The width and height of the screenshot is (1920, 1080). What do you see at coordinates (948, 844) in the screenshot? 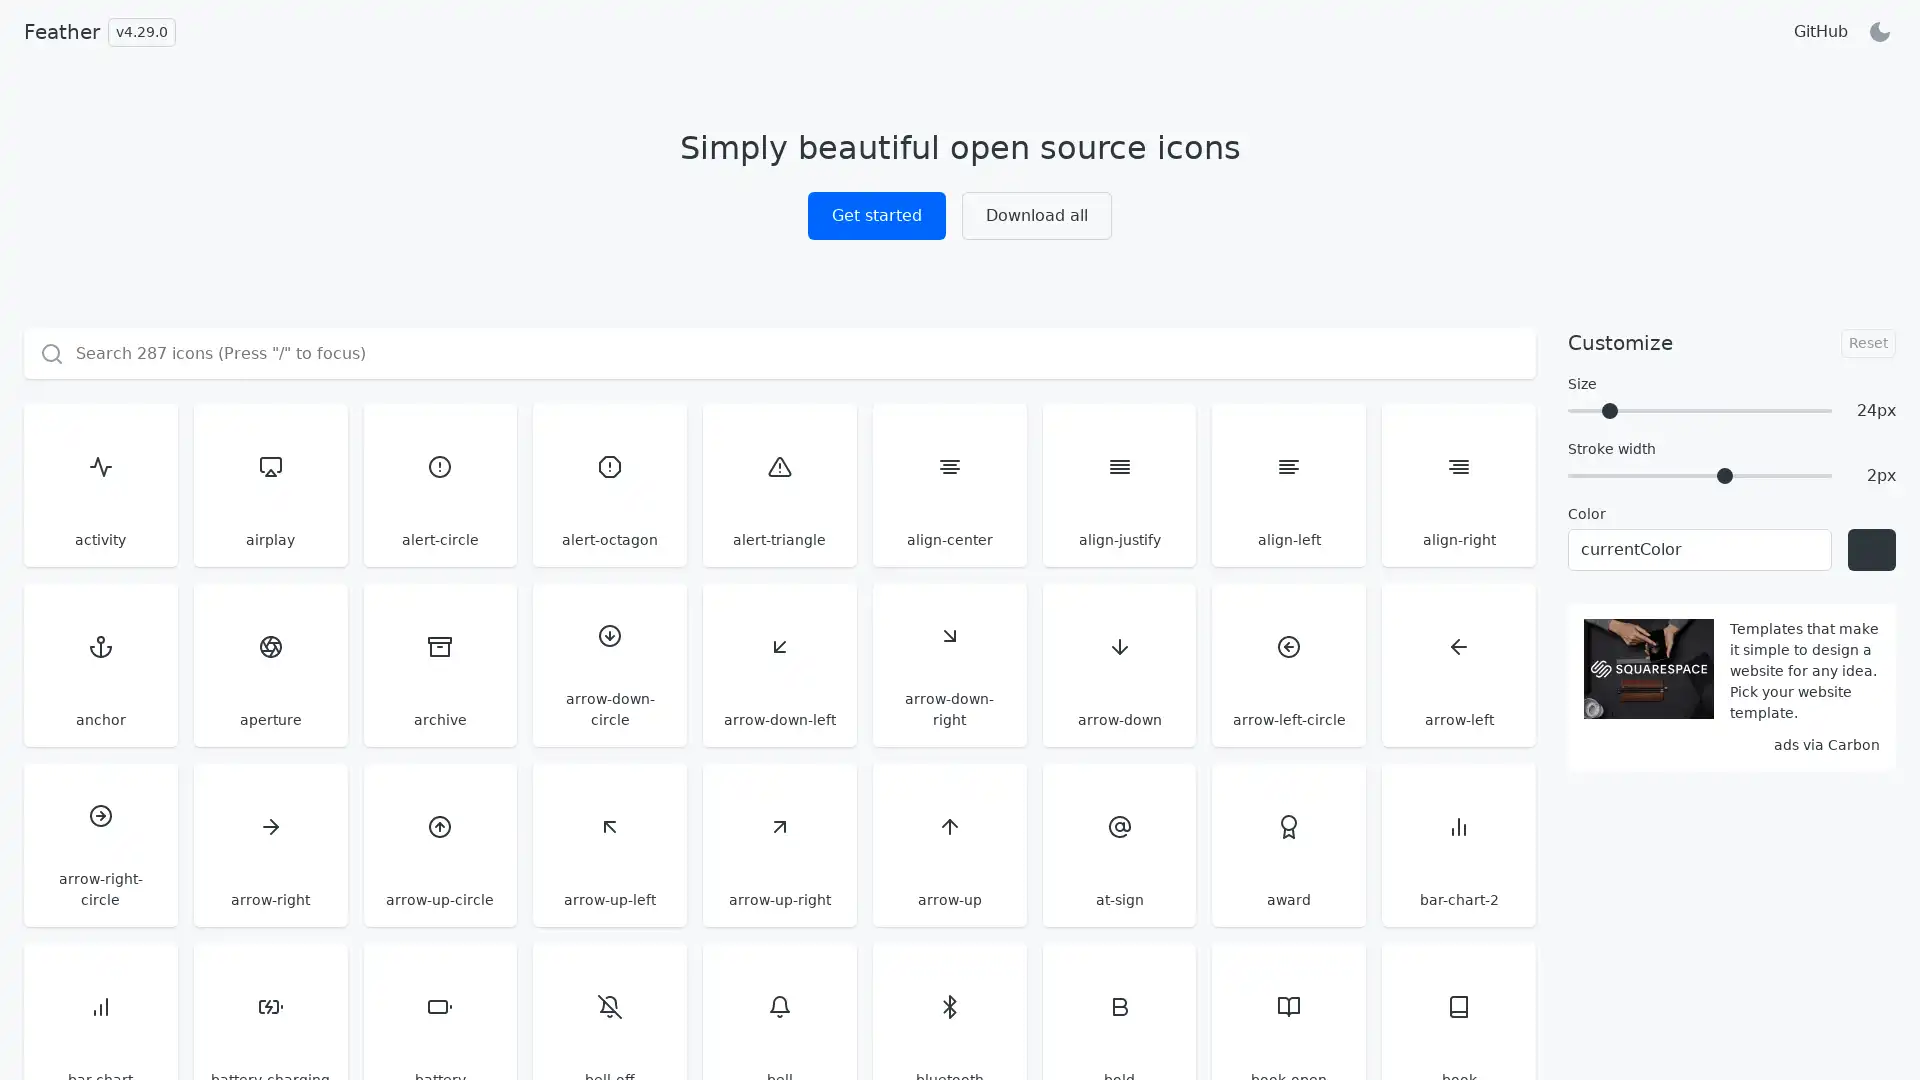
I see `arrow-up` at bounding box center [948, 844].